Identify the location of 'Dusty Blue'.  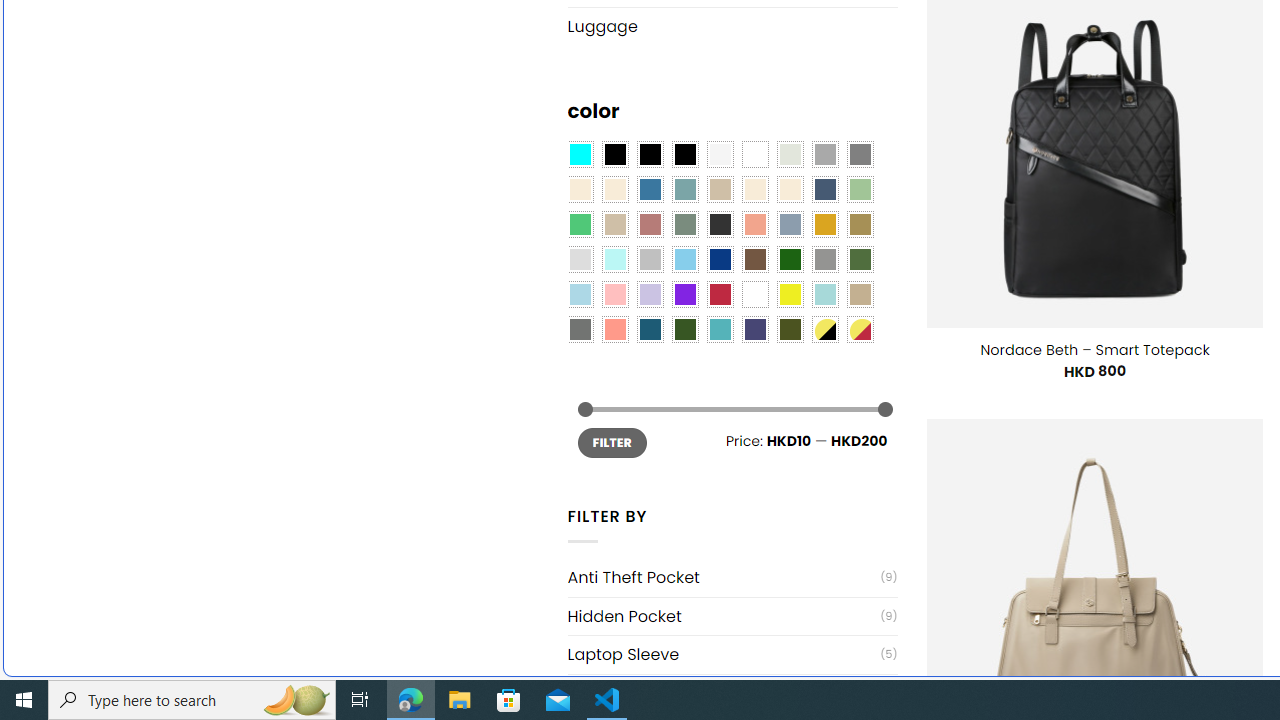
(788, 225).